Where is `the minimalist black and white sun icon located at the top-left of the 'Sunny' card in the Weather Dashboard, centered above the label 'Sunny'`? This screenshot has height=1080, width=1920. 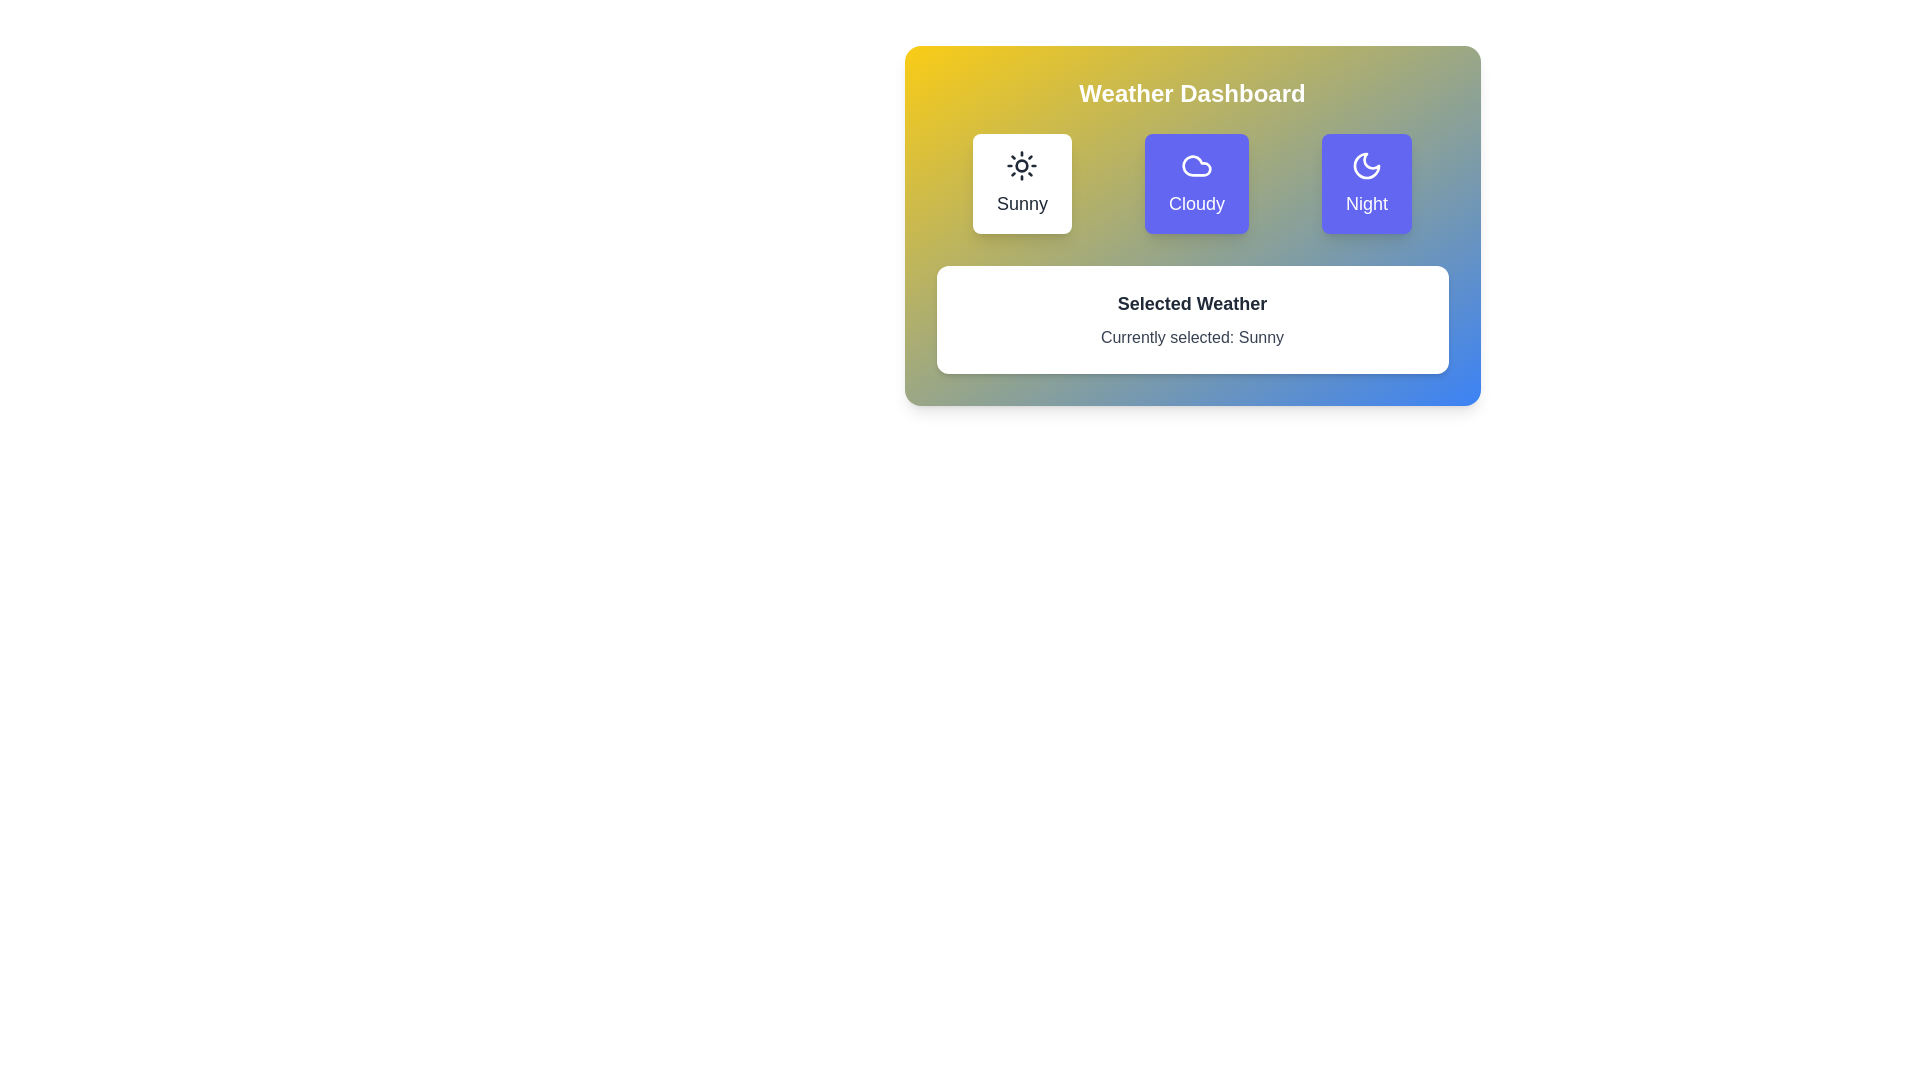
the minimalist black and white sun icon located at the top-left of the 'Sunny' card in the Weather Dashboard, centered above the label 'Sunny' is located at coordinates (1022, 164).